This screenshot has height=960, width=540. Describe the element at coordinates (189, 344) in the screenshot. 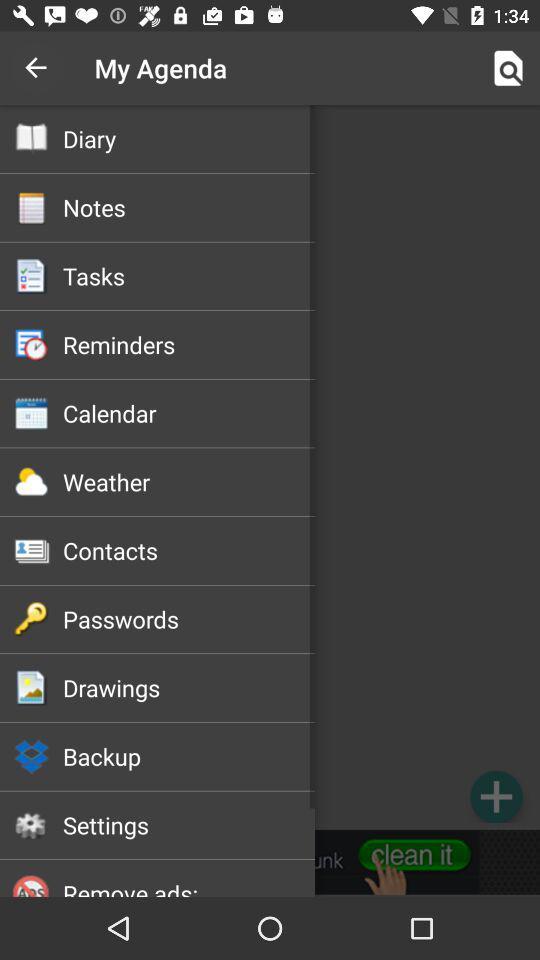

I see `the item above the calendar item` at that location.